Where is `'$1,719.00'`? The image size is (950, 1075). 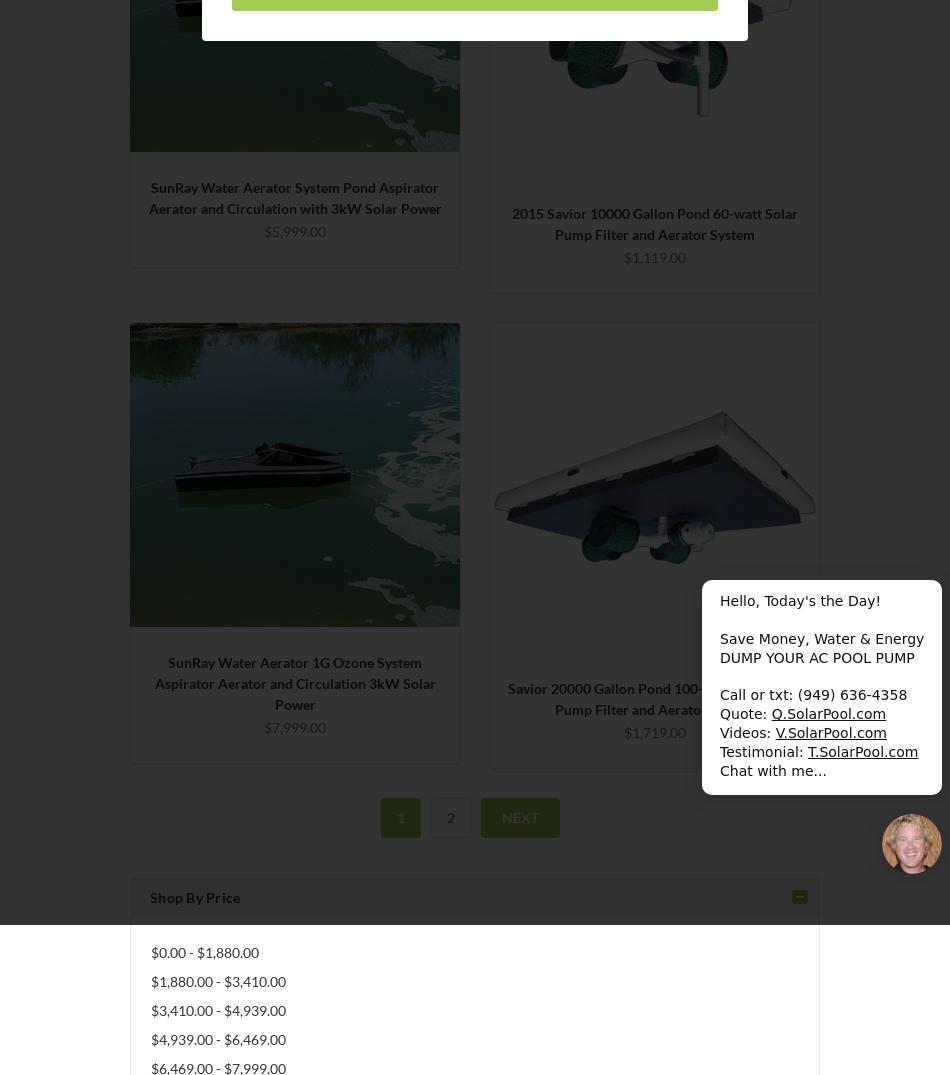
'$1,719.00' is located at coordinates (623, 731).